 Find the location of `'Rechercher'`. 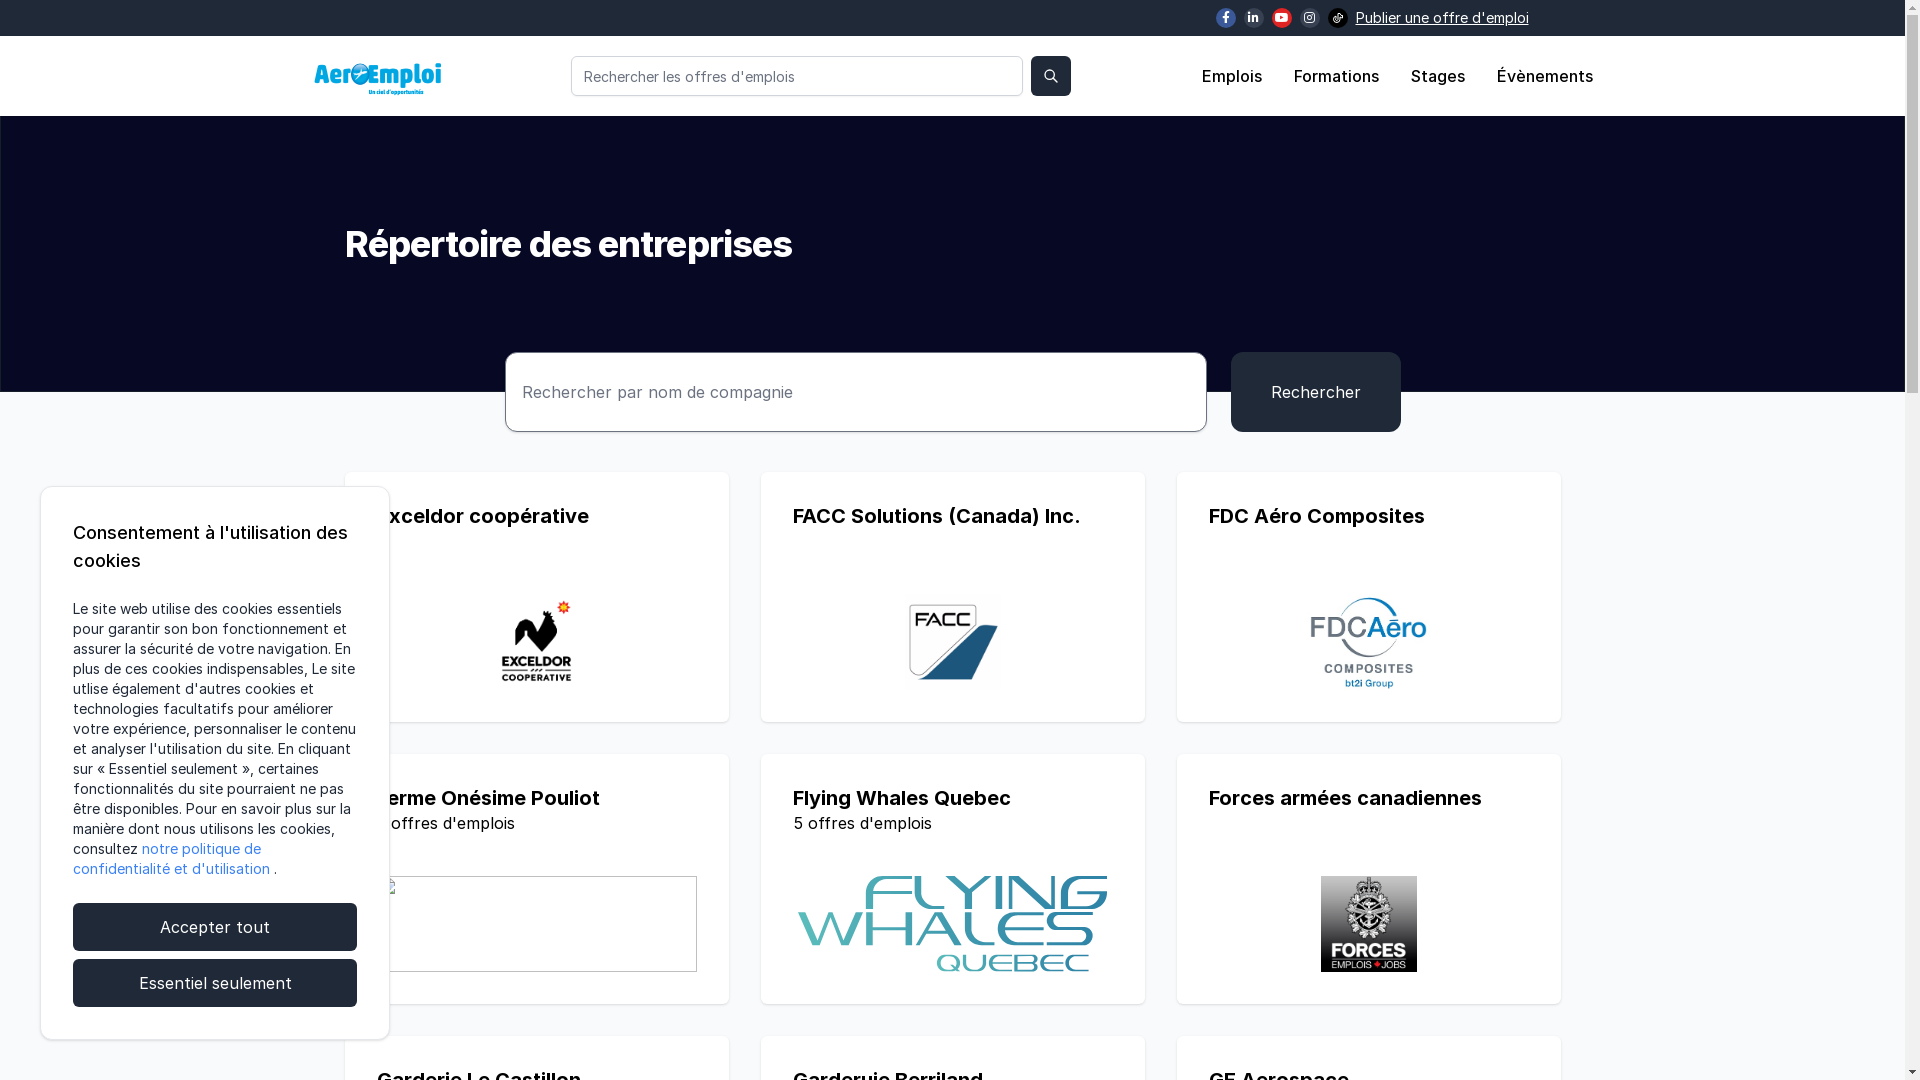

'Rechercher' is located at coordinates (1228, 392).